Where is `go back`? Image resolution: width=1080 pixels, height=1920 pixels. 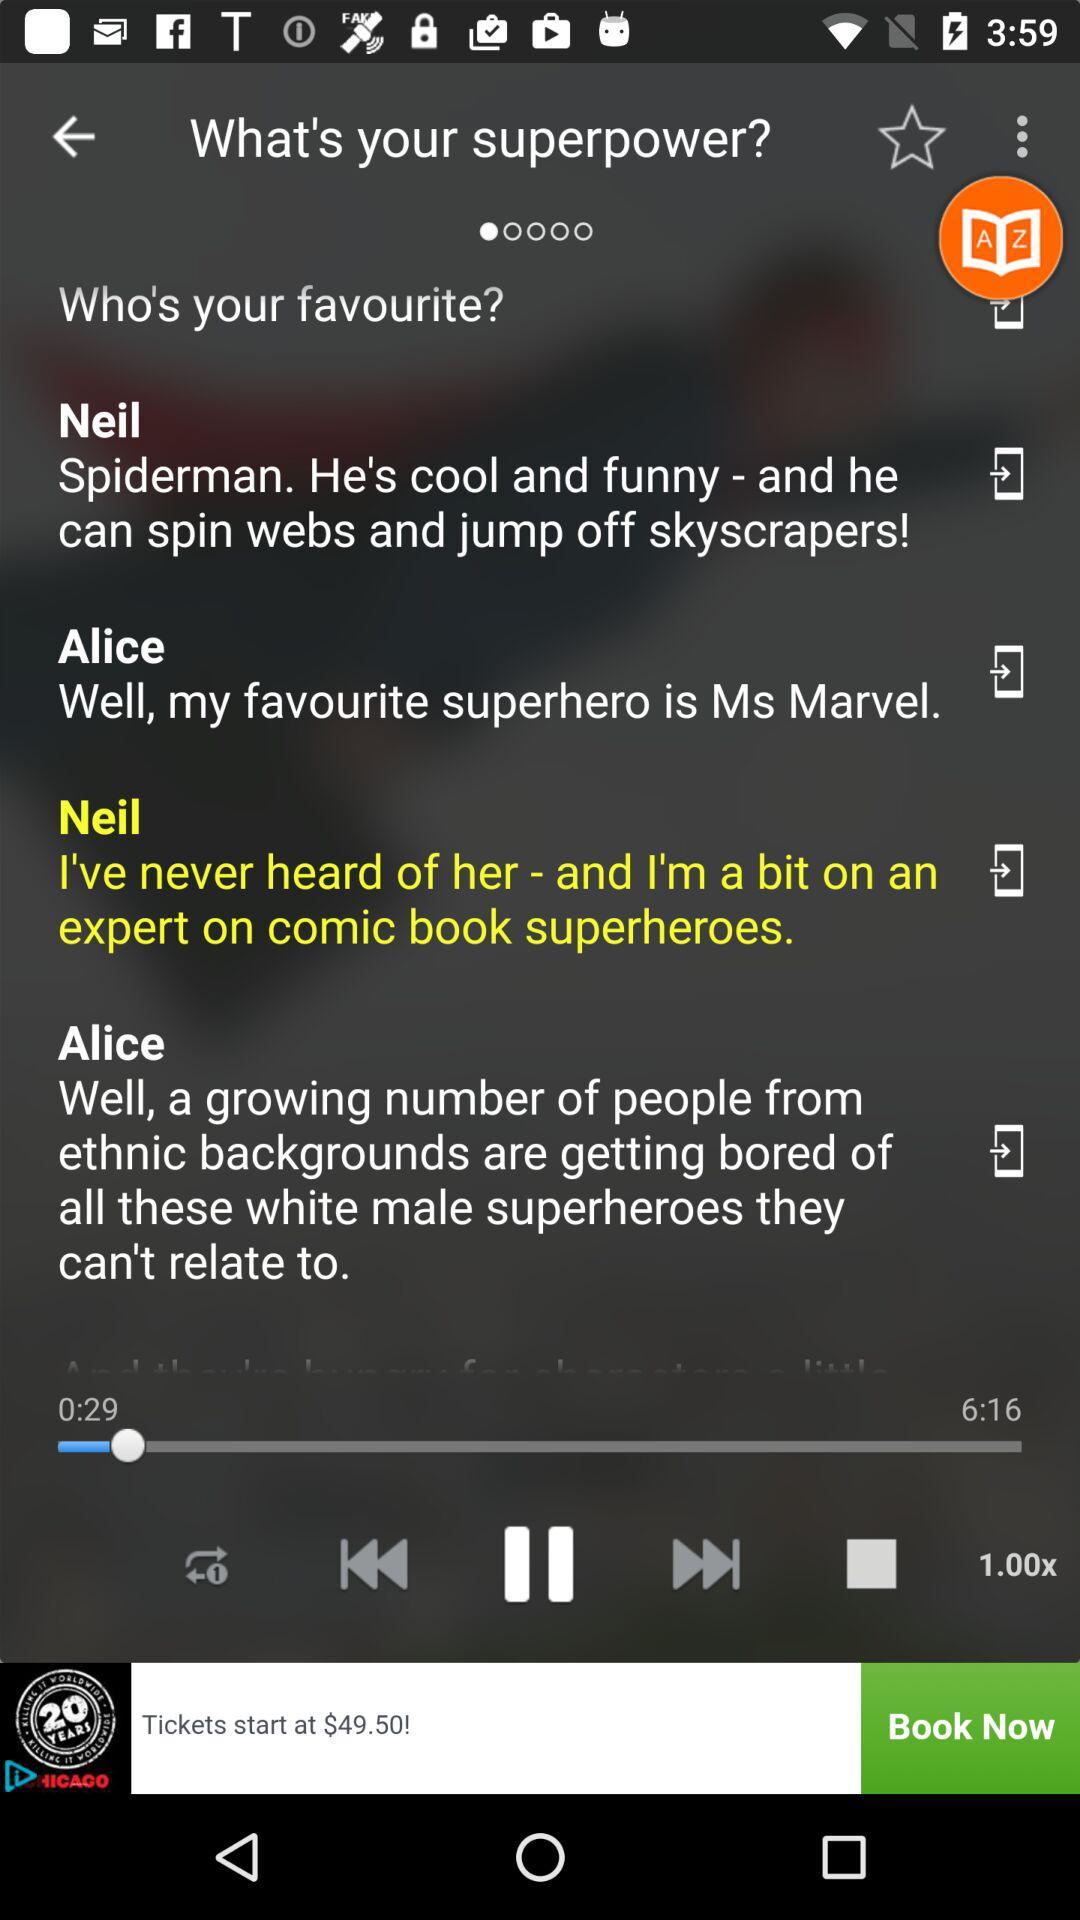 go back is located at coordinates (72, 135).